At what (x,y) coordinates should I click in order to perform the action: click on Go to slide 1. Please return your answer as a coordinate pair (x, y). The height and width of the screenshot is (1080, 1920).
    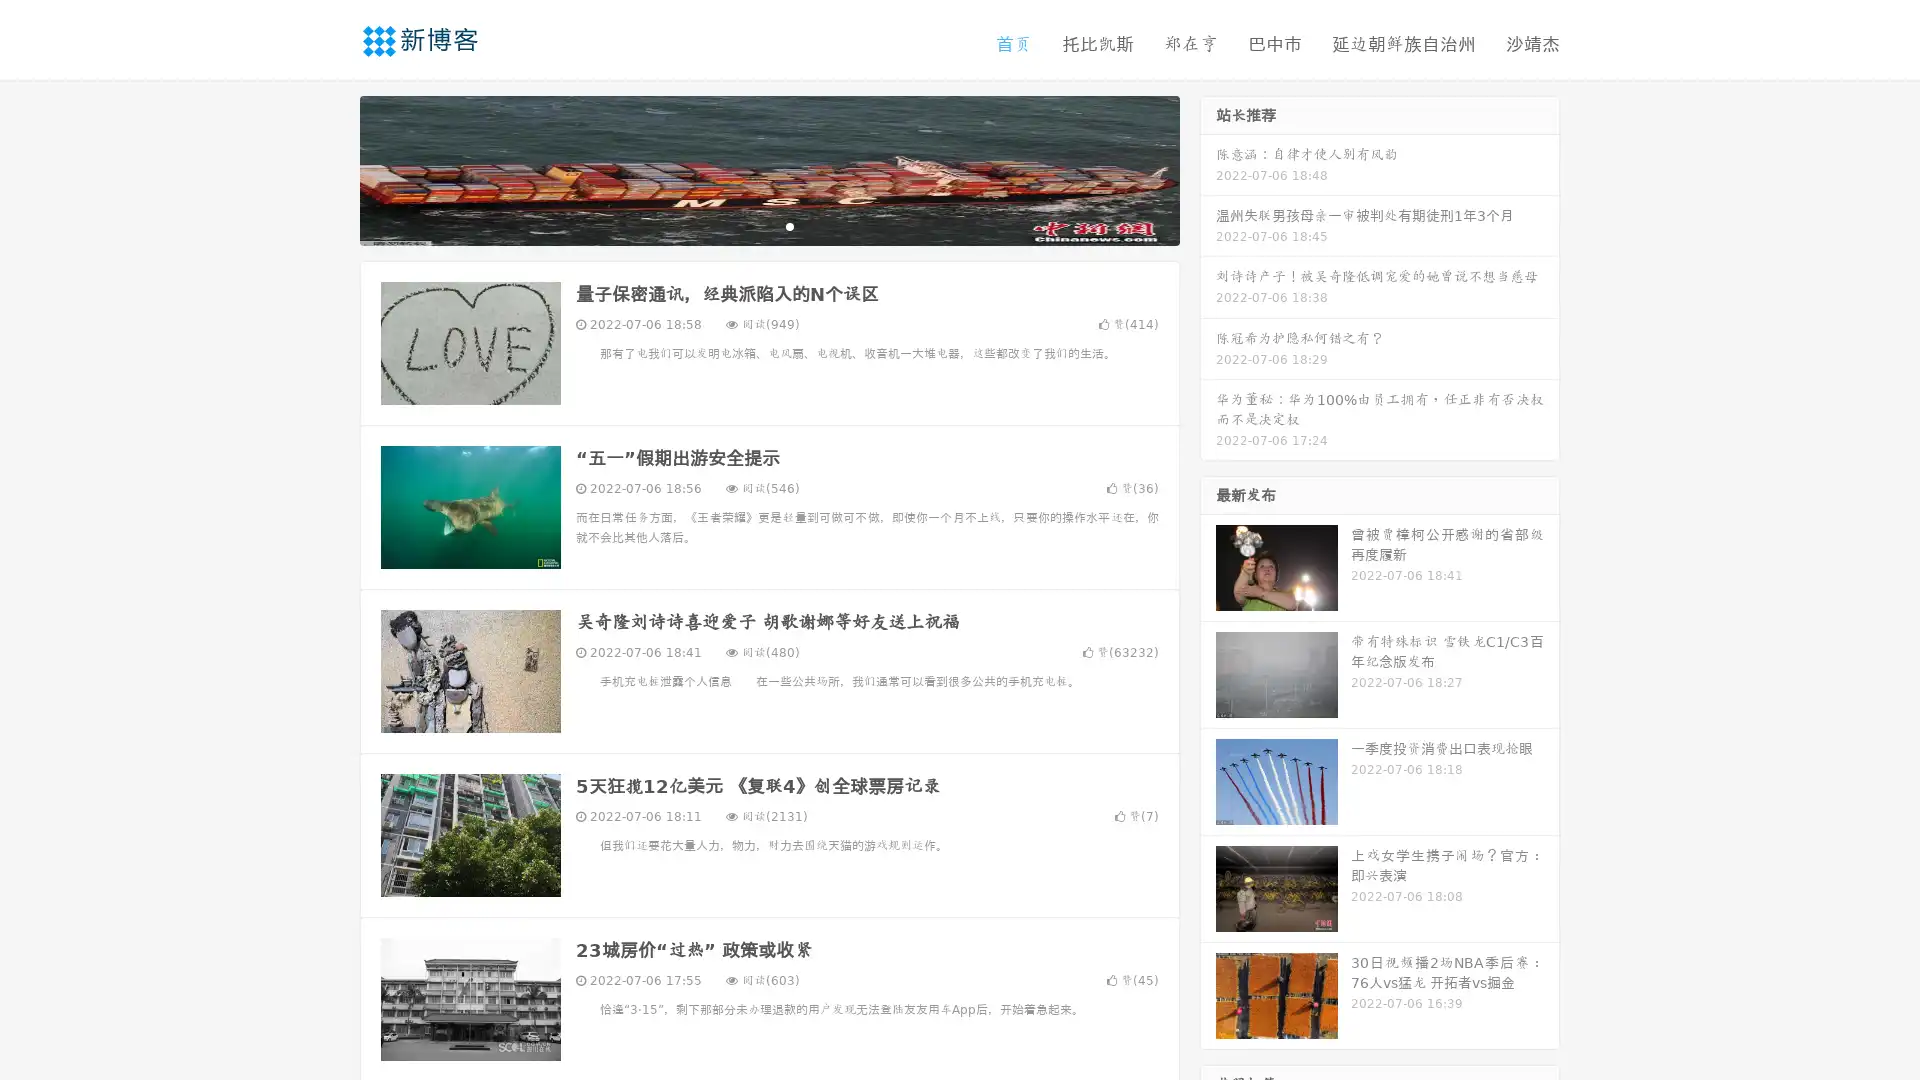
    Looking at the image, I should click on (748, 225).